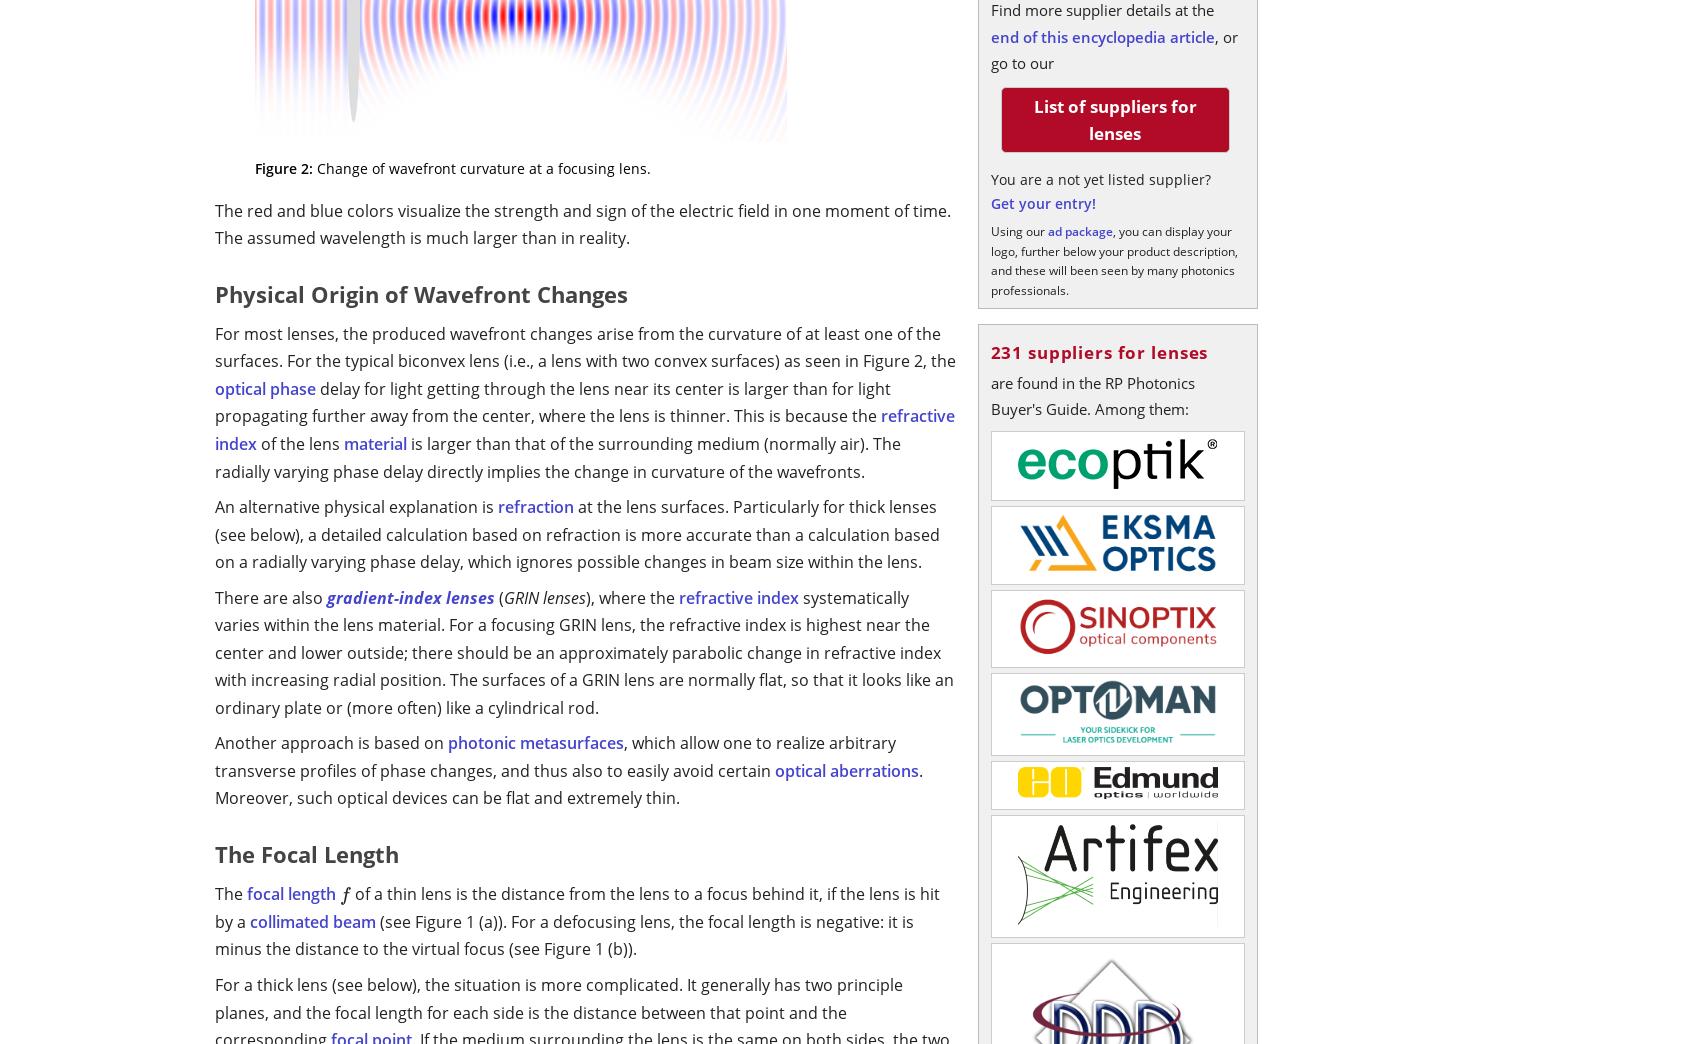 The image size is (1695, 1044). Describe the element at coordinates (355, 506) in the screenshot. I see `'An alternative physical explanation is'` at that location.